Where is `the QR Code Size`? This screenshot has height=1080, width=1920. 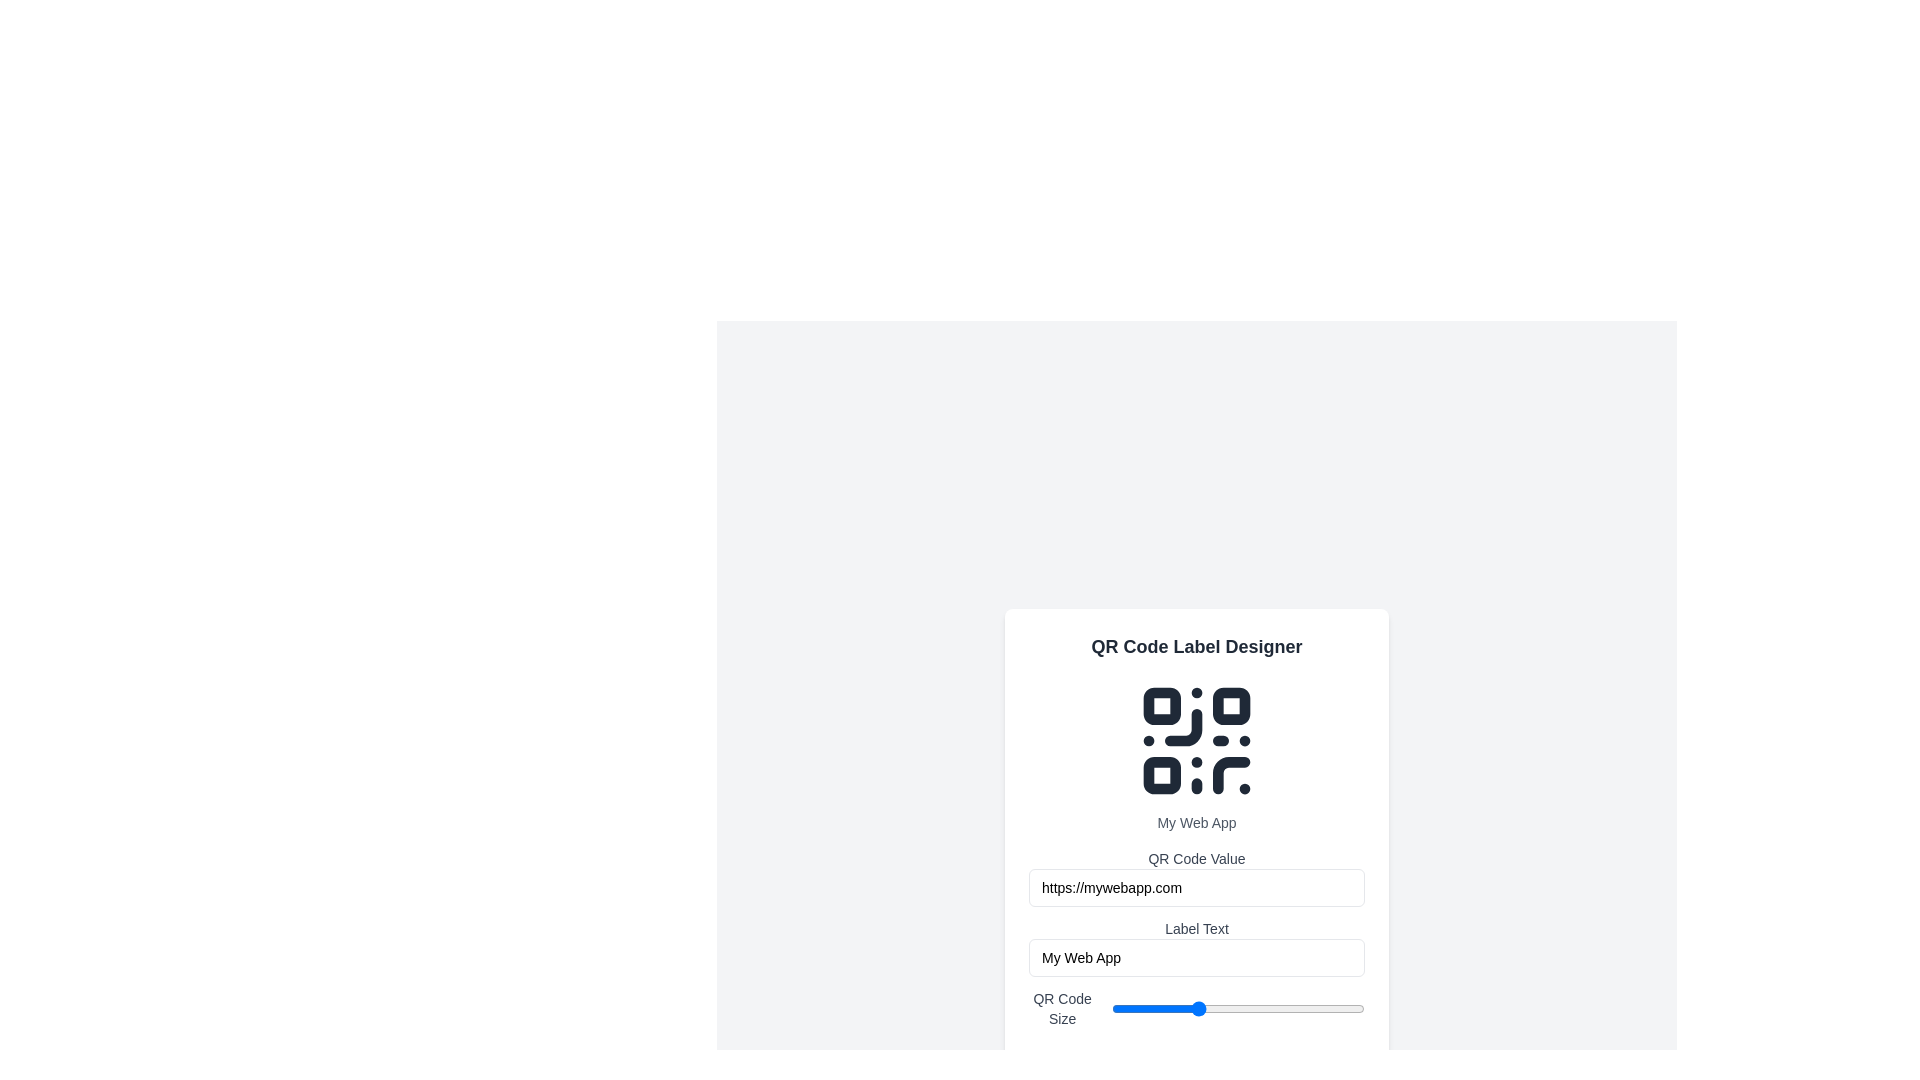
the QR Code Size is located at coordinates (1308, 1009).